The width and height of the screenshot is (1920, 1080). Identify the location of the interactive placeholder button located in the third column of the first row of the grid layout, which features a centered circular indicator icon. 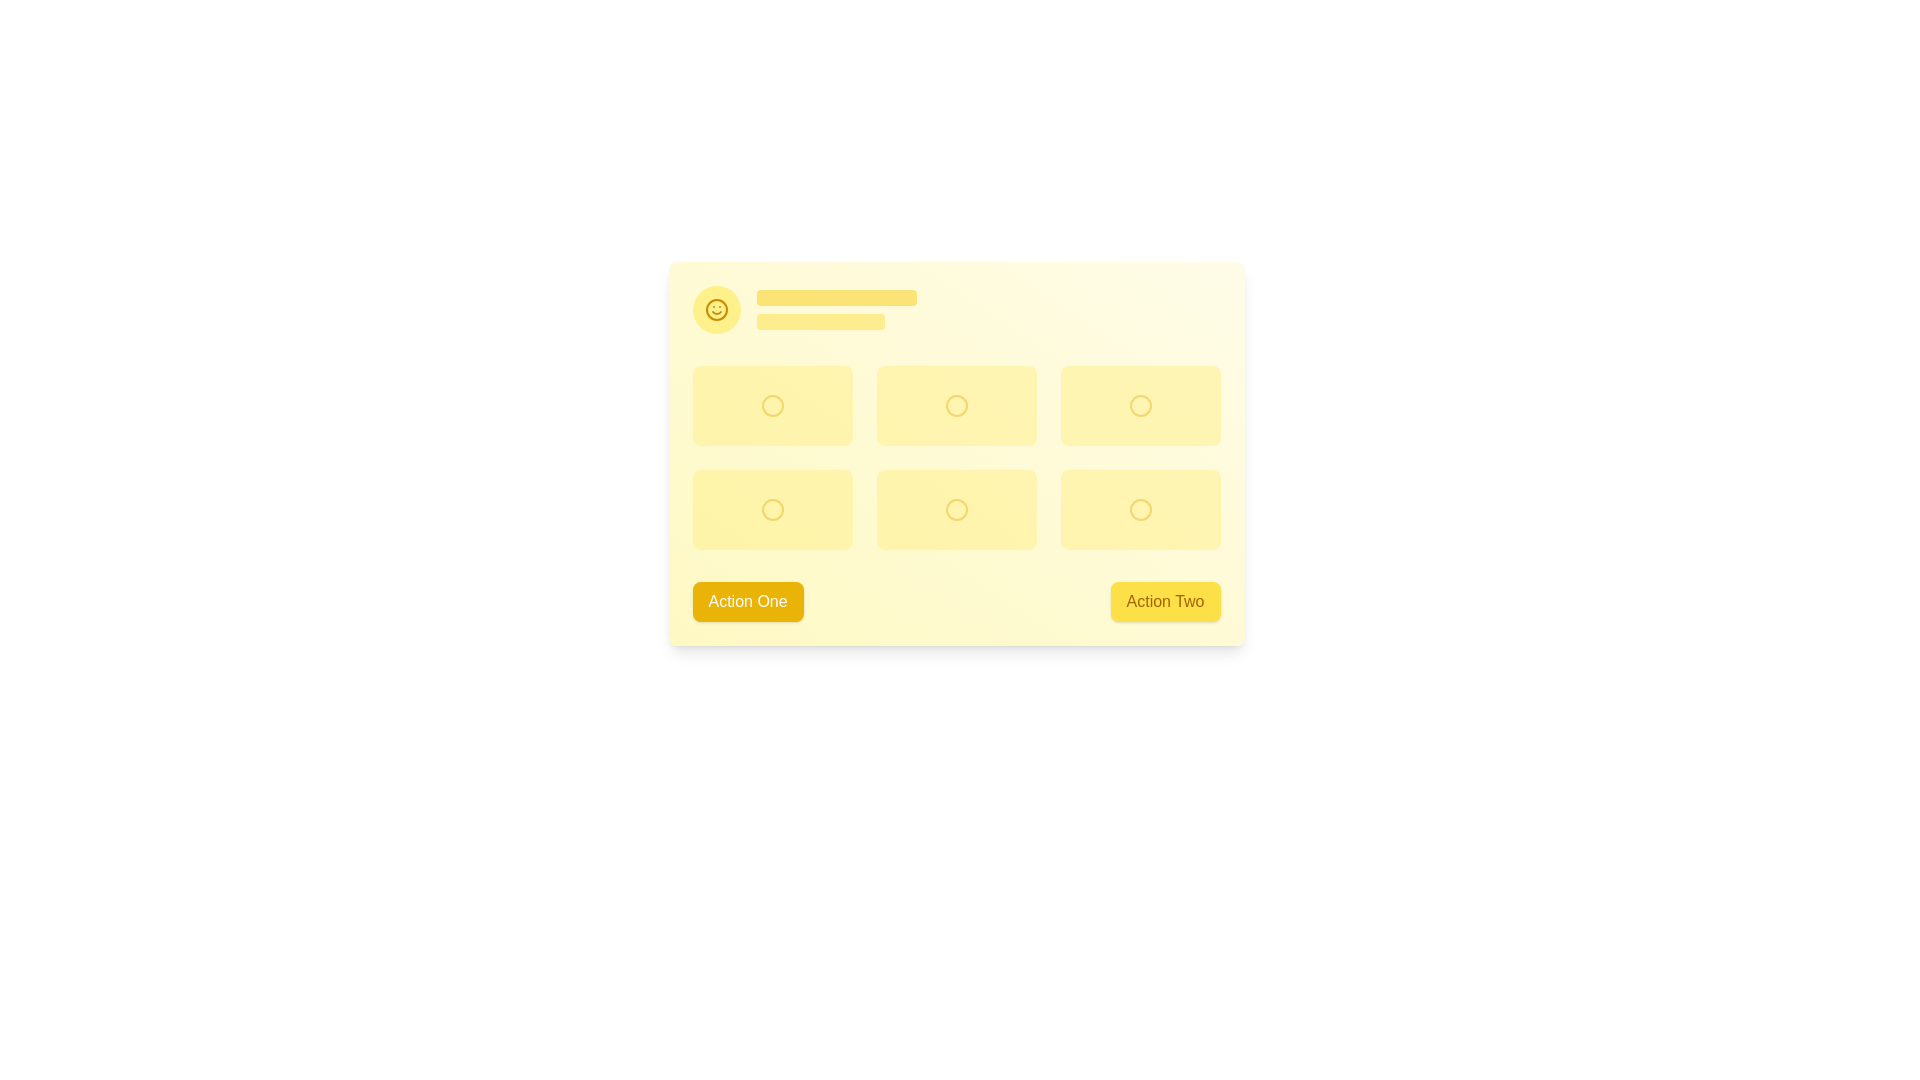
(1140, 405).